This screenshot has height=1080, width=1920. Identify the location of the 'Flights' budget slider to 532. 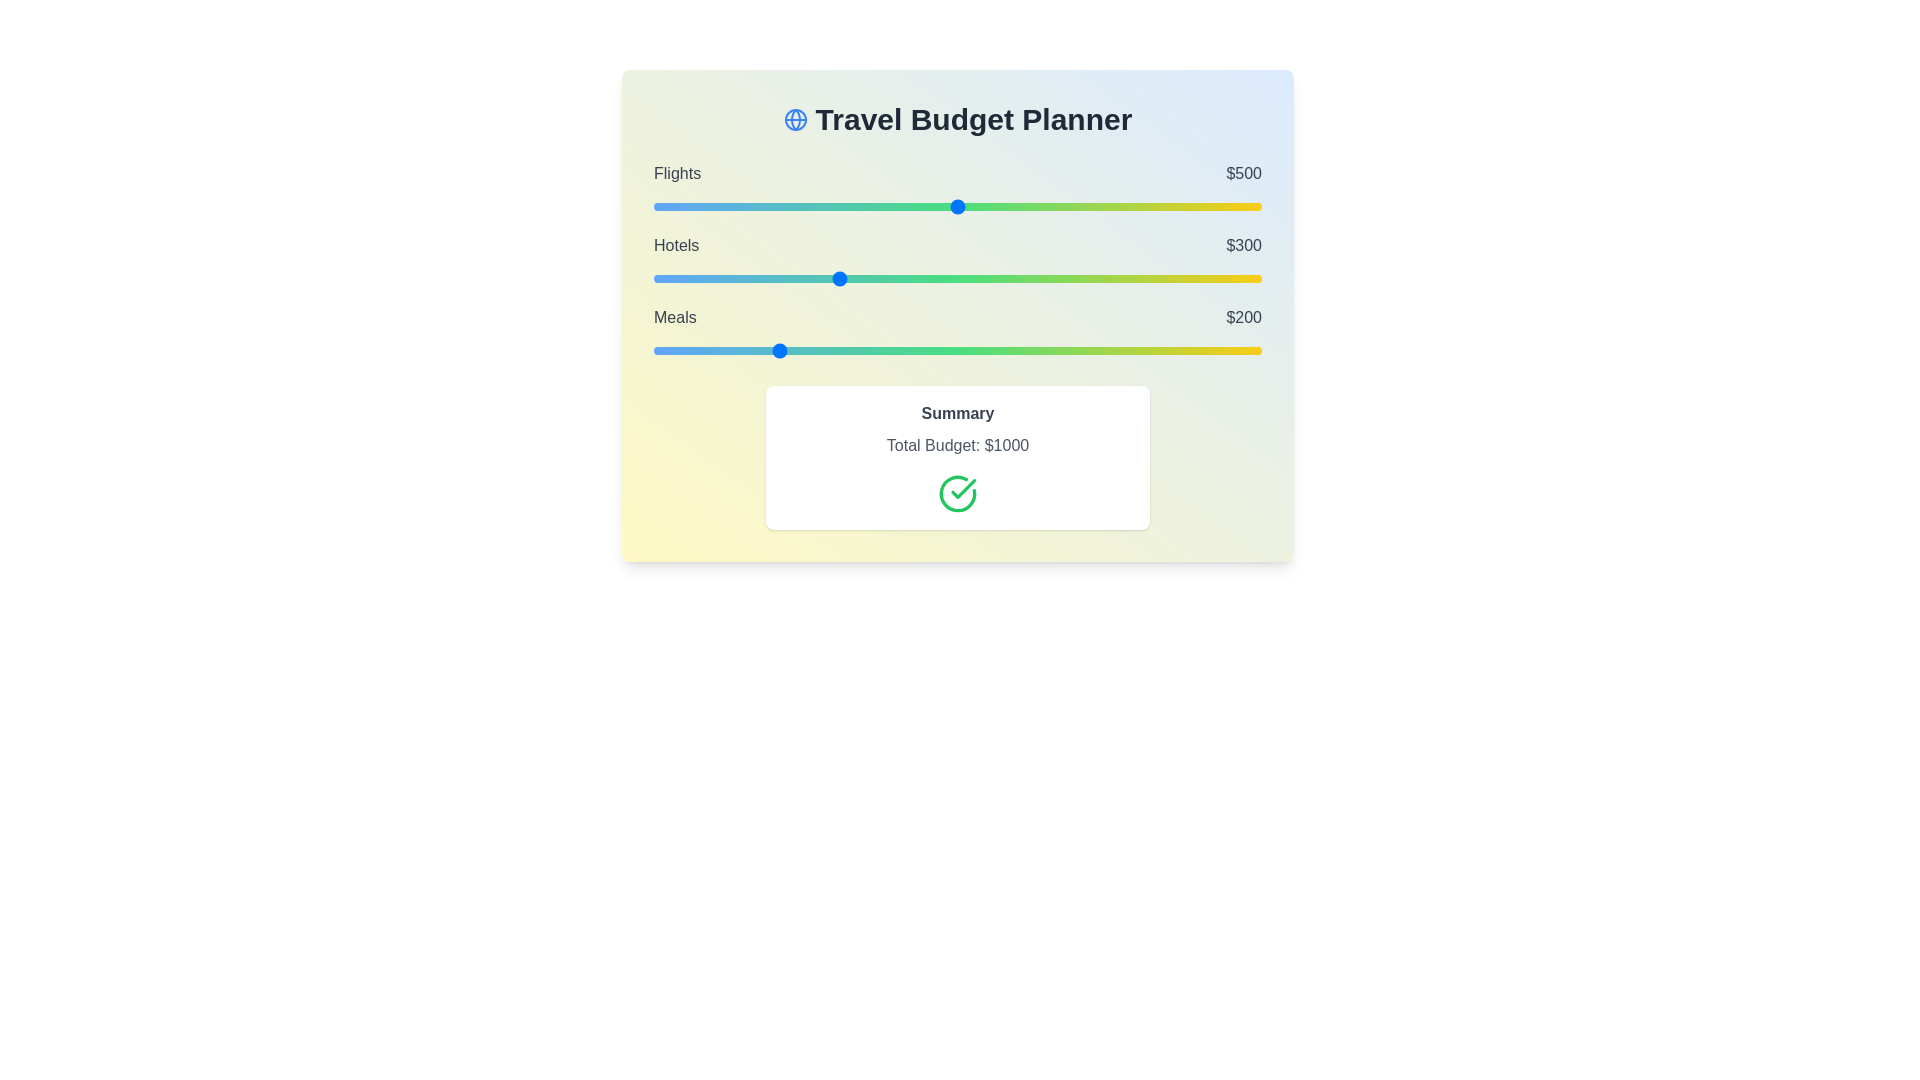
(977, 207).